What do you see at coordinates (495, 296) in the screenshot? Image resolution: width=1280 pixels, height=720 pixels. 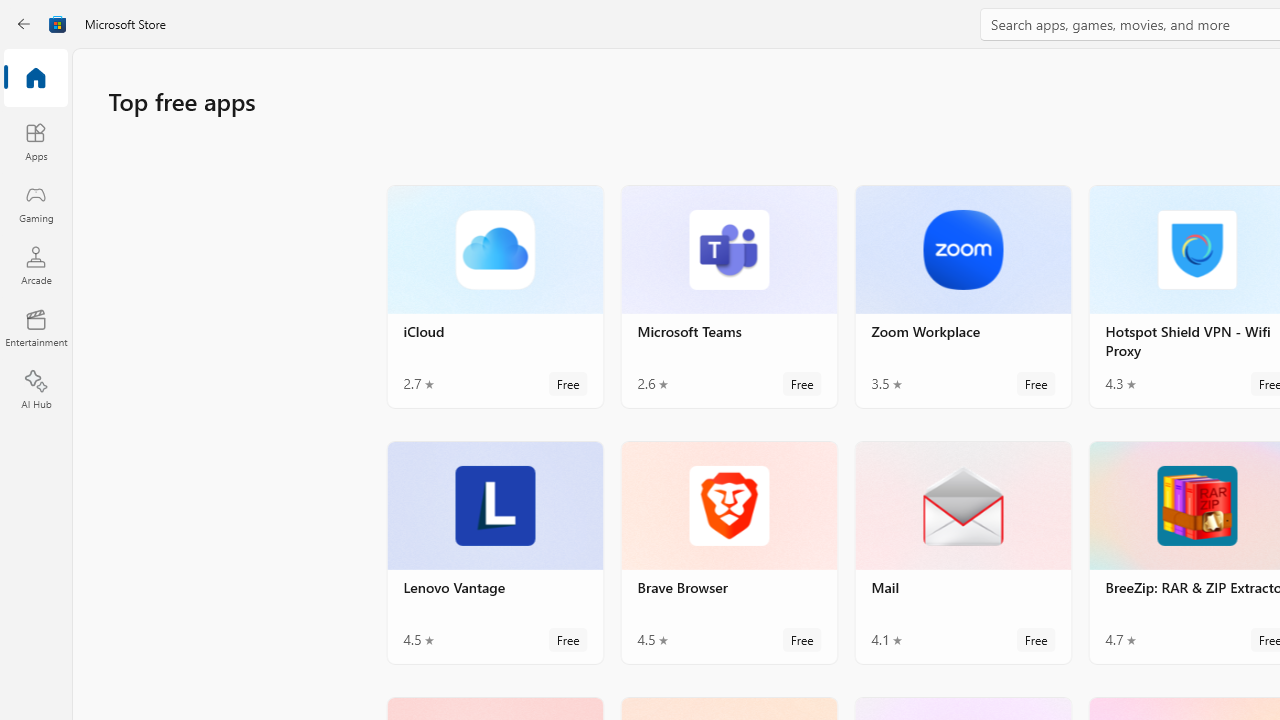 I see `'iCloud. Average rating of 2.7 out of five stars. Free  '` at bounding box center [495, 296].